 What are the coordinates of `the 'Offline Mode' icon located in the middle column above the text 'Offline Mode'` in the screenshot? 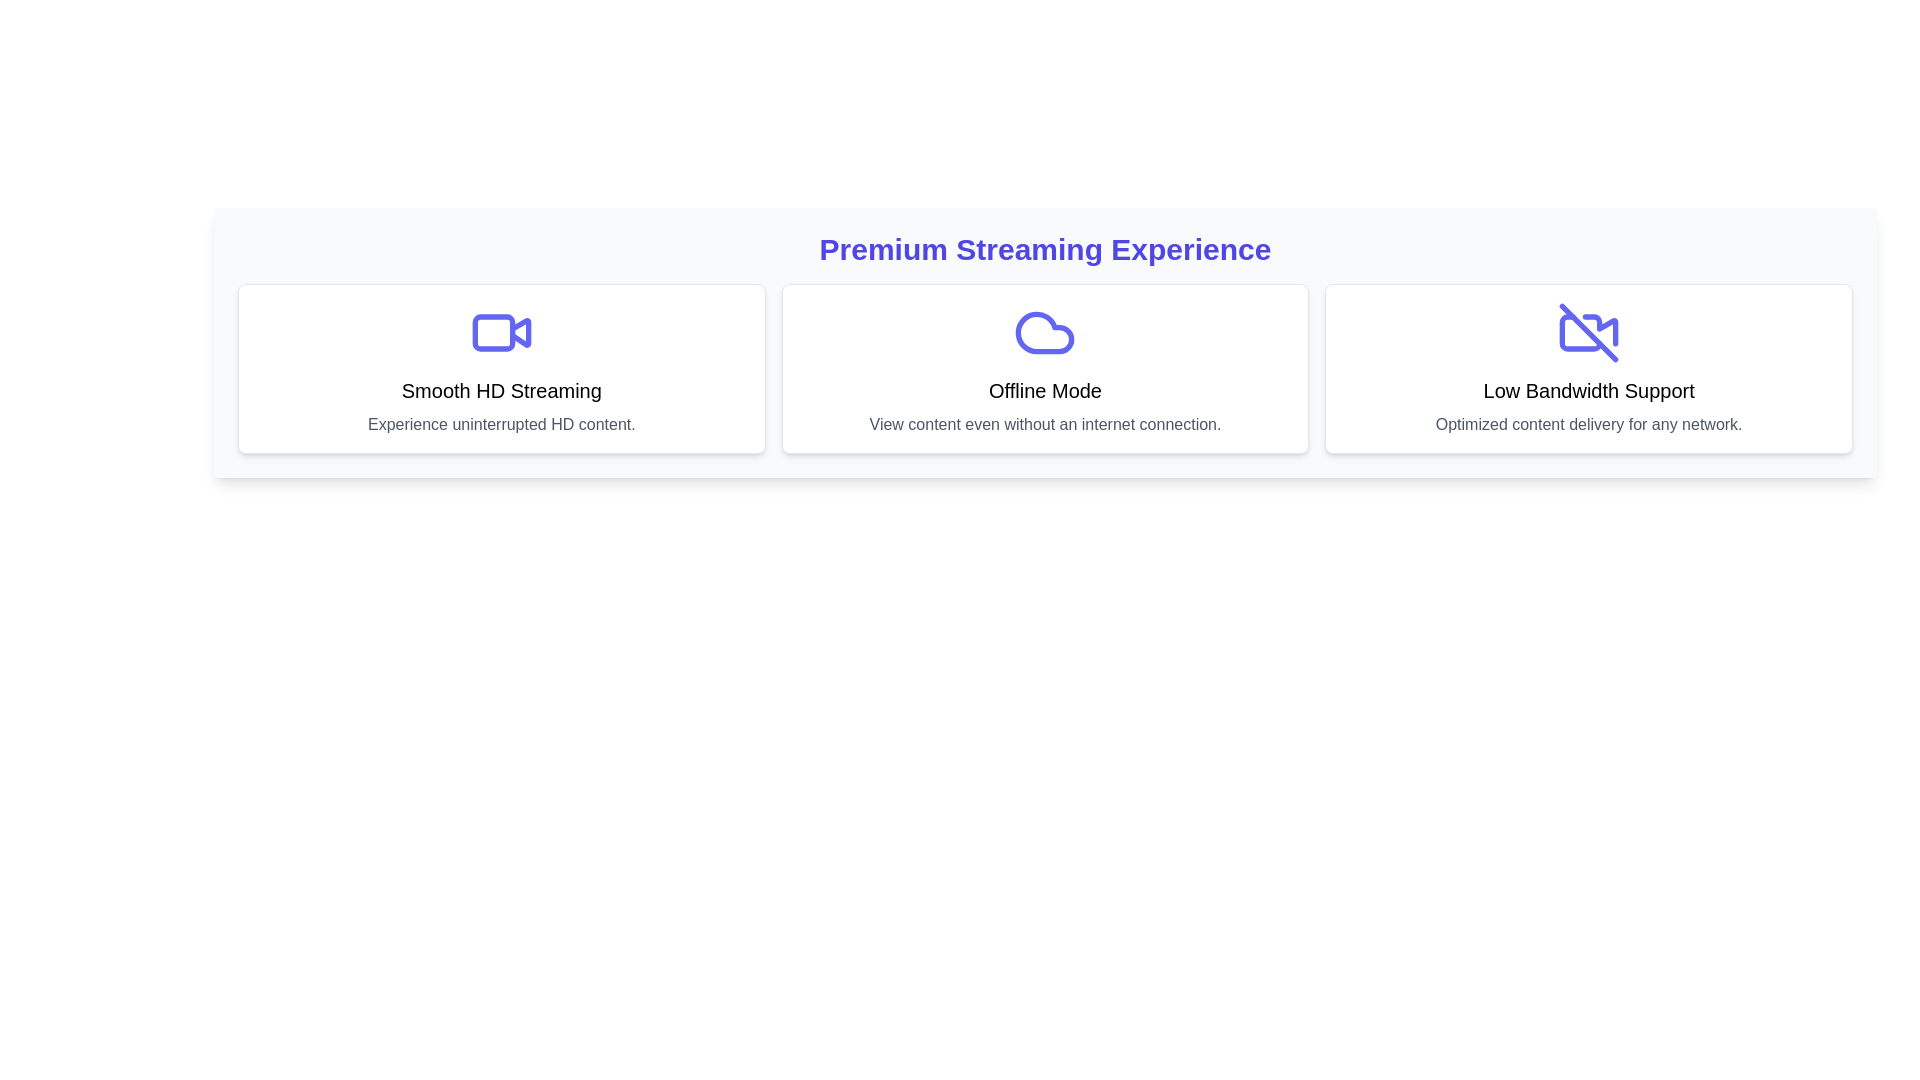 It's located at (1044, 331).